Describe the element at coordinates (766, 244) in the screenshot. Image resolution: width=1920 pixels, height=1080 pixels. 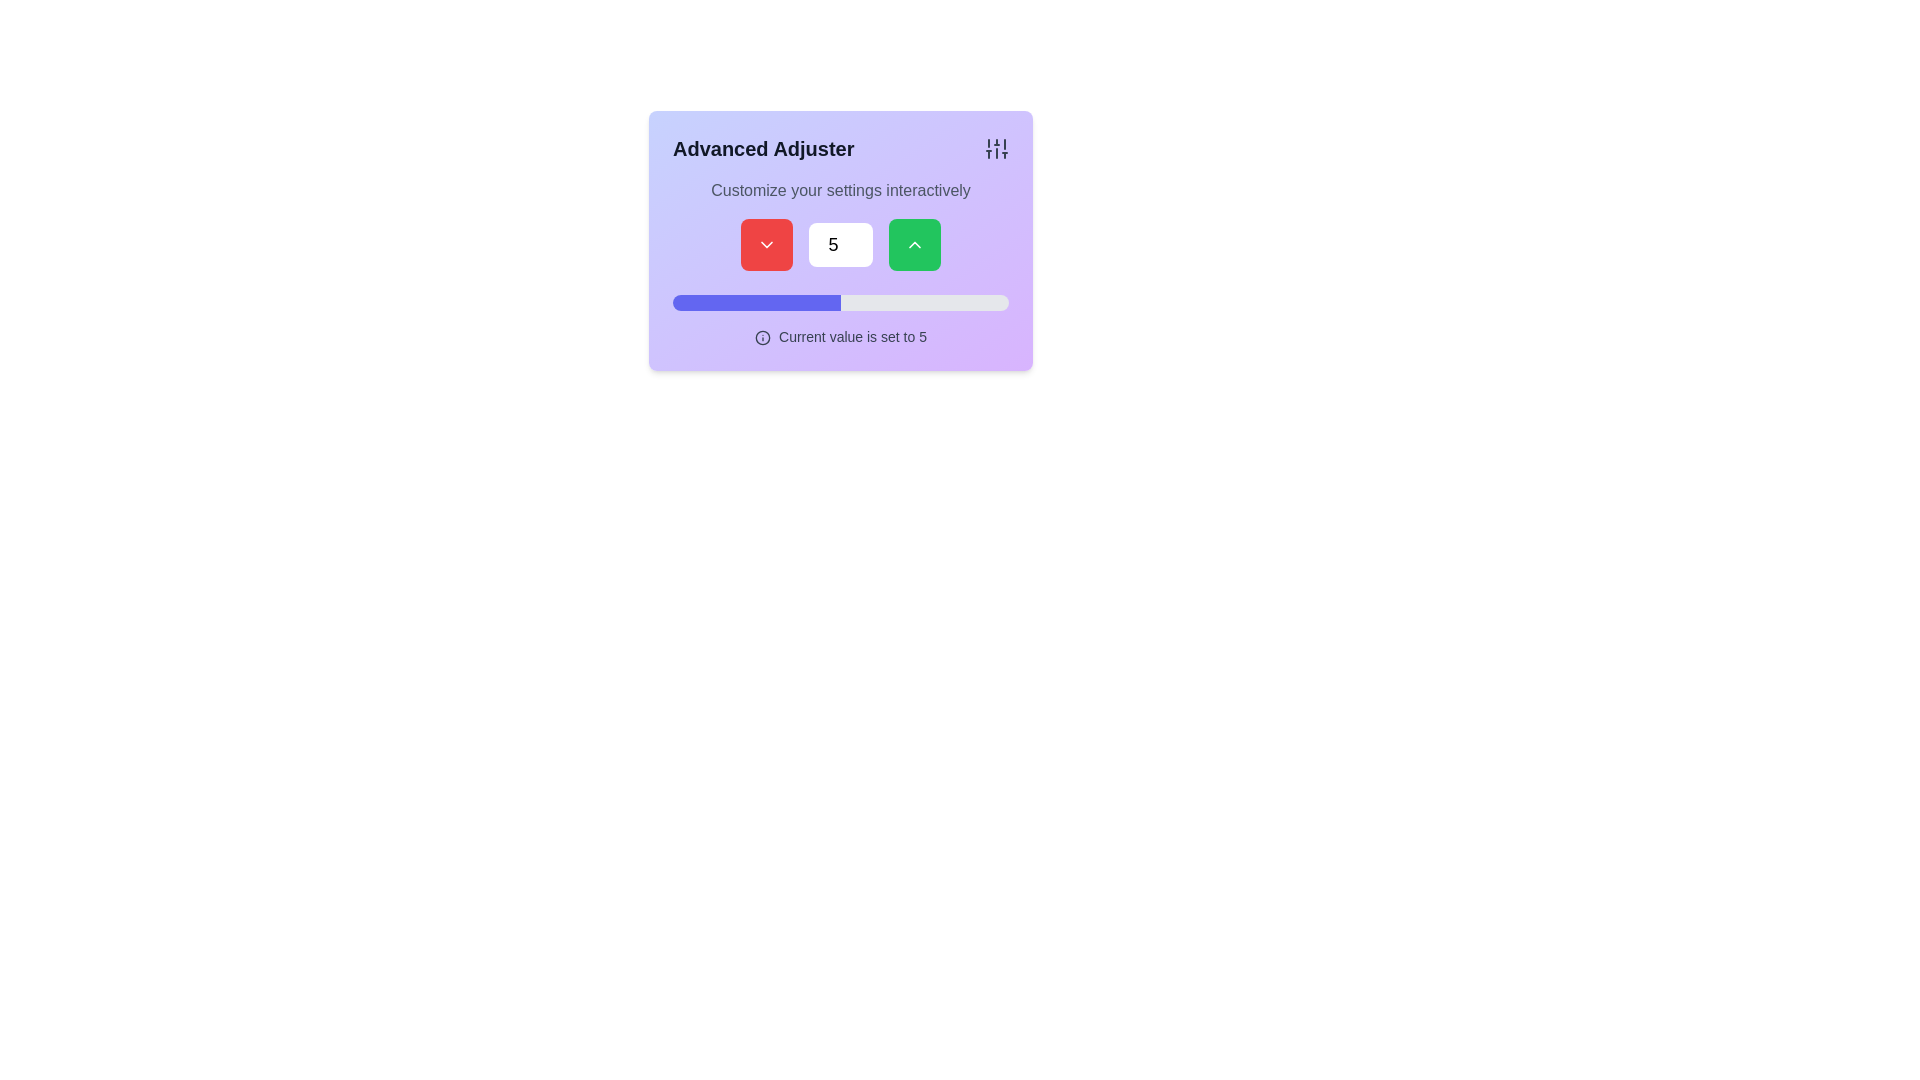
I see `the red button that contains the icon` at that location.